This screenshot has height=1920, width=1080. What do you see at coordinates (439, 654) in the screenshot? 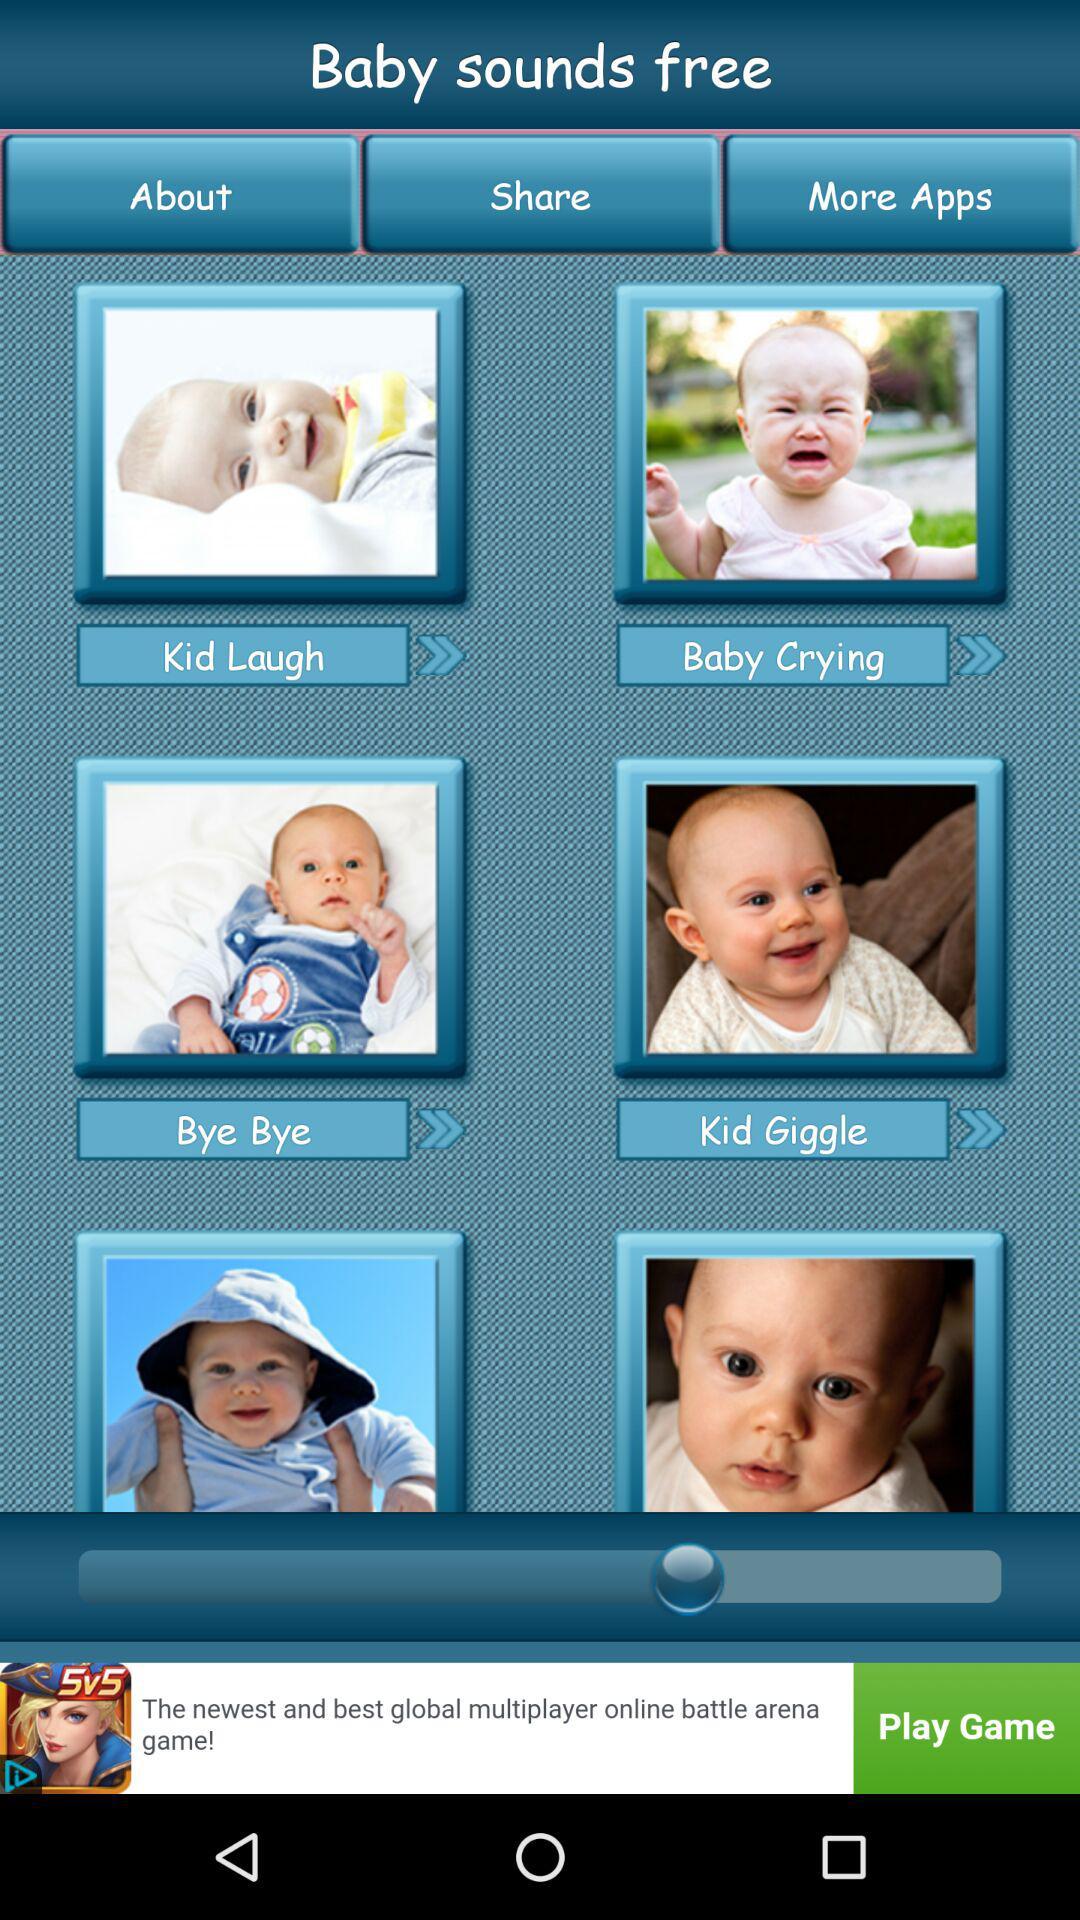
I see `previous button` at bounding box center [439, 654].